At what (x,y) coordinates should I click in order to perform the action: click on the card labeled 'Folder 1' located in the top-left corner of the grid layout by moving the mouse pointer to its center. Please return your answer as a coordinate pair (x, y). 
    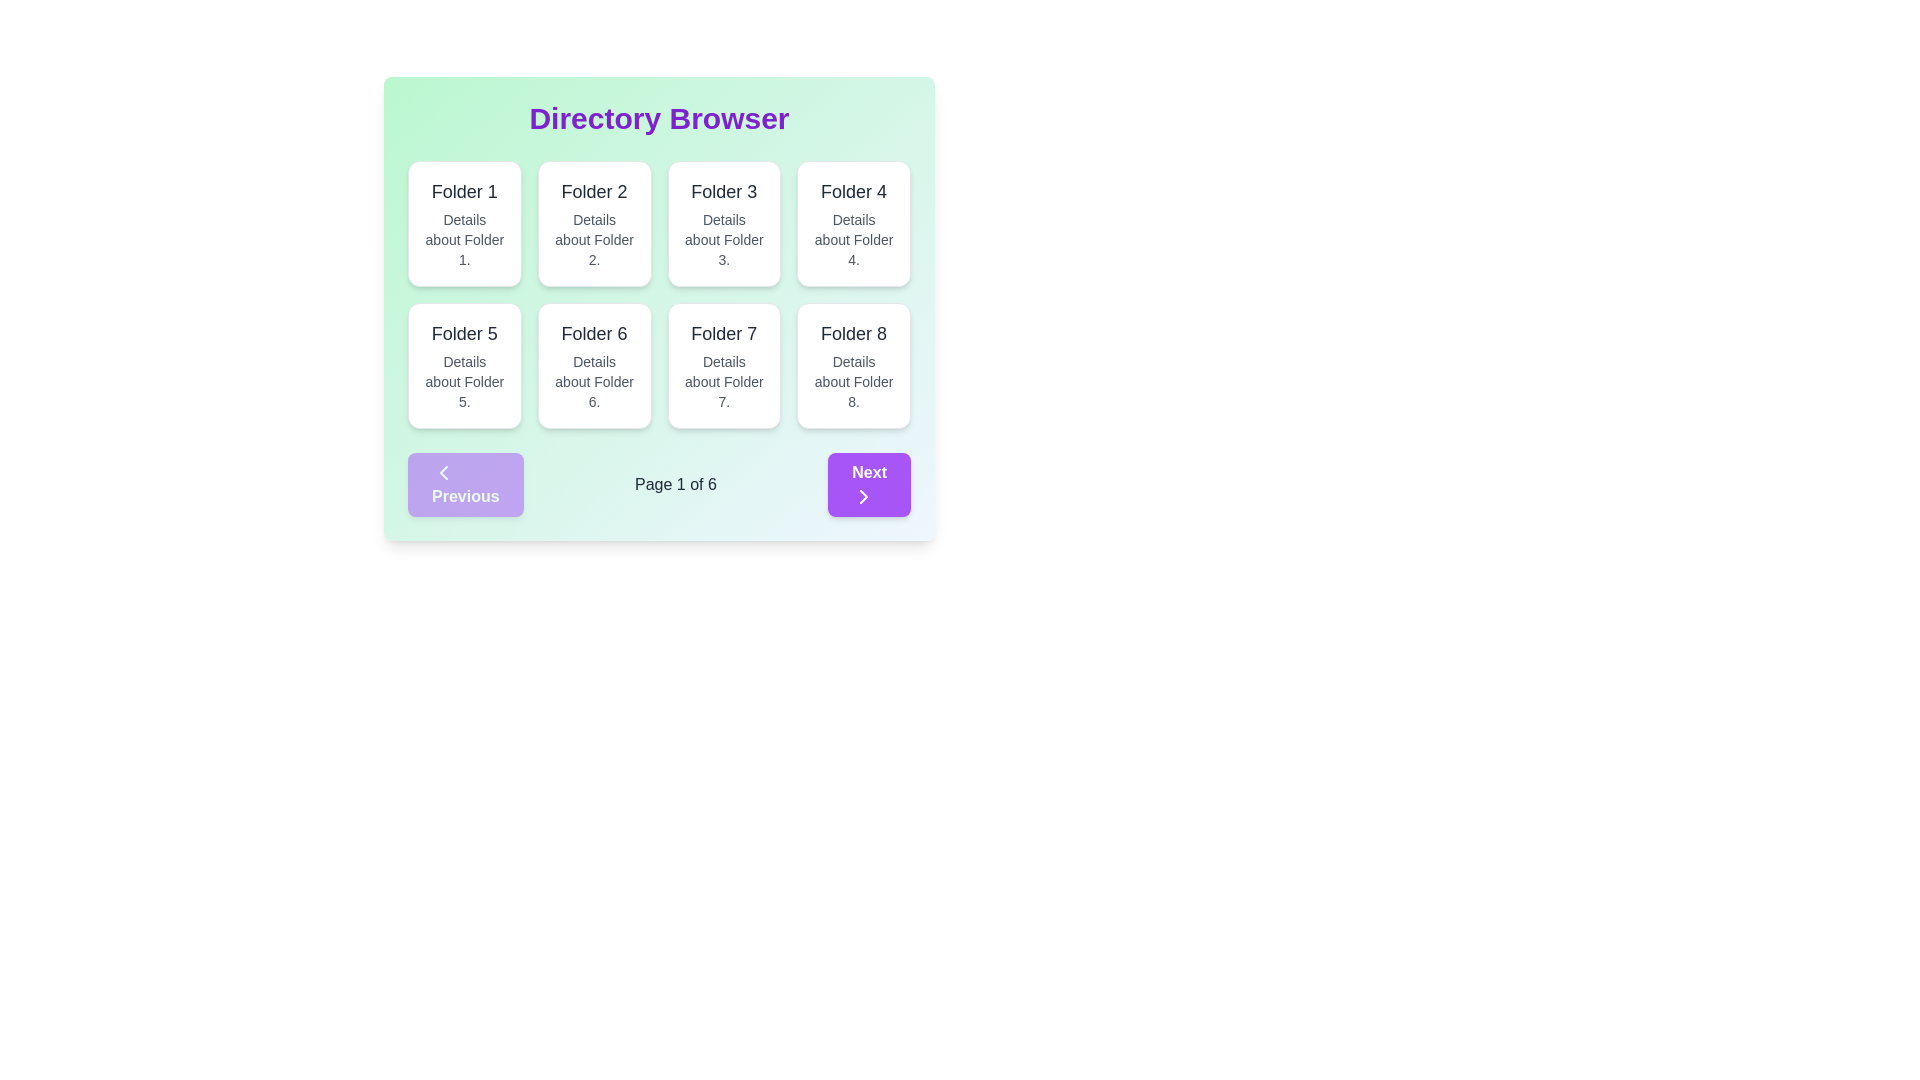
    Looking at the image, I should click on (463, 223).